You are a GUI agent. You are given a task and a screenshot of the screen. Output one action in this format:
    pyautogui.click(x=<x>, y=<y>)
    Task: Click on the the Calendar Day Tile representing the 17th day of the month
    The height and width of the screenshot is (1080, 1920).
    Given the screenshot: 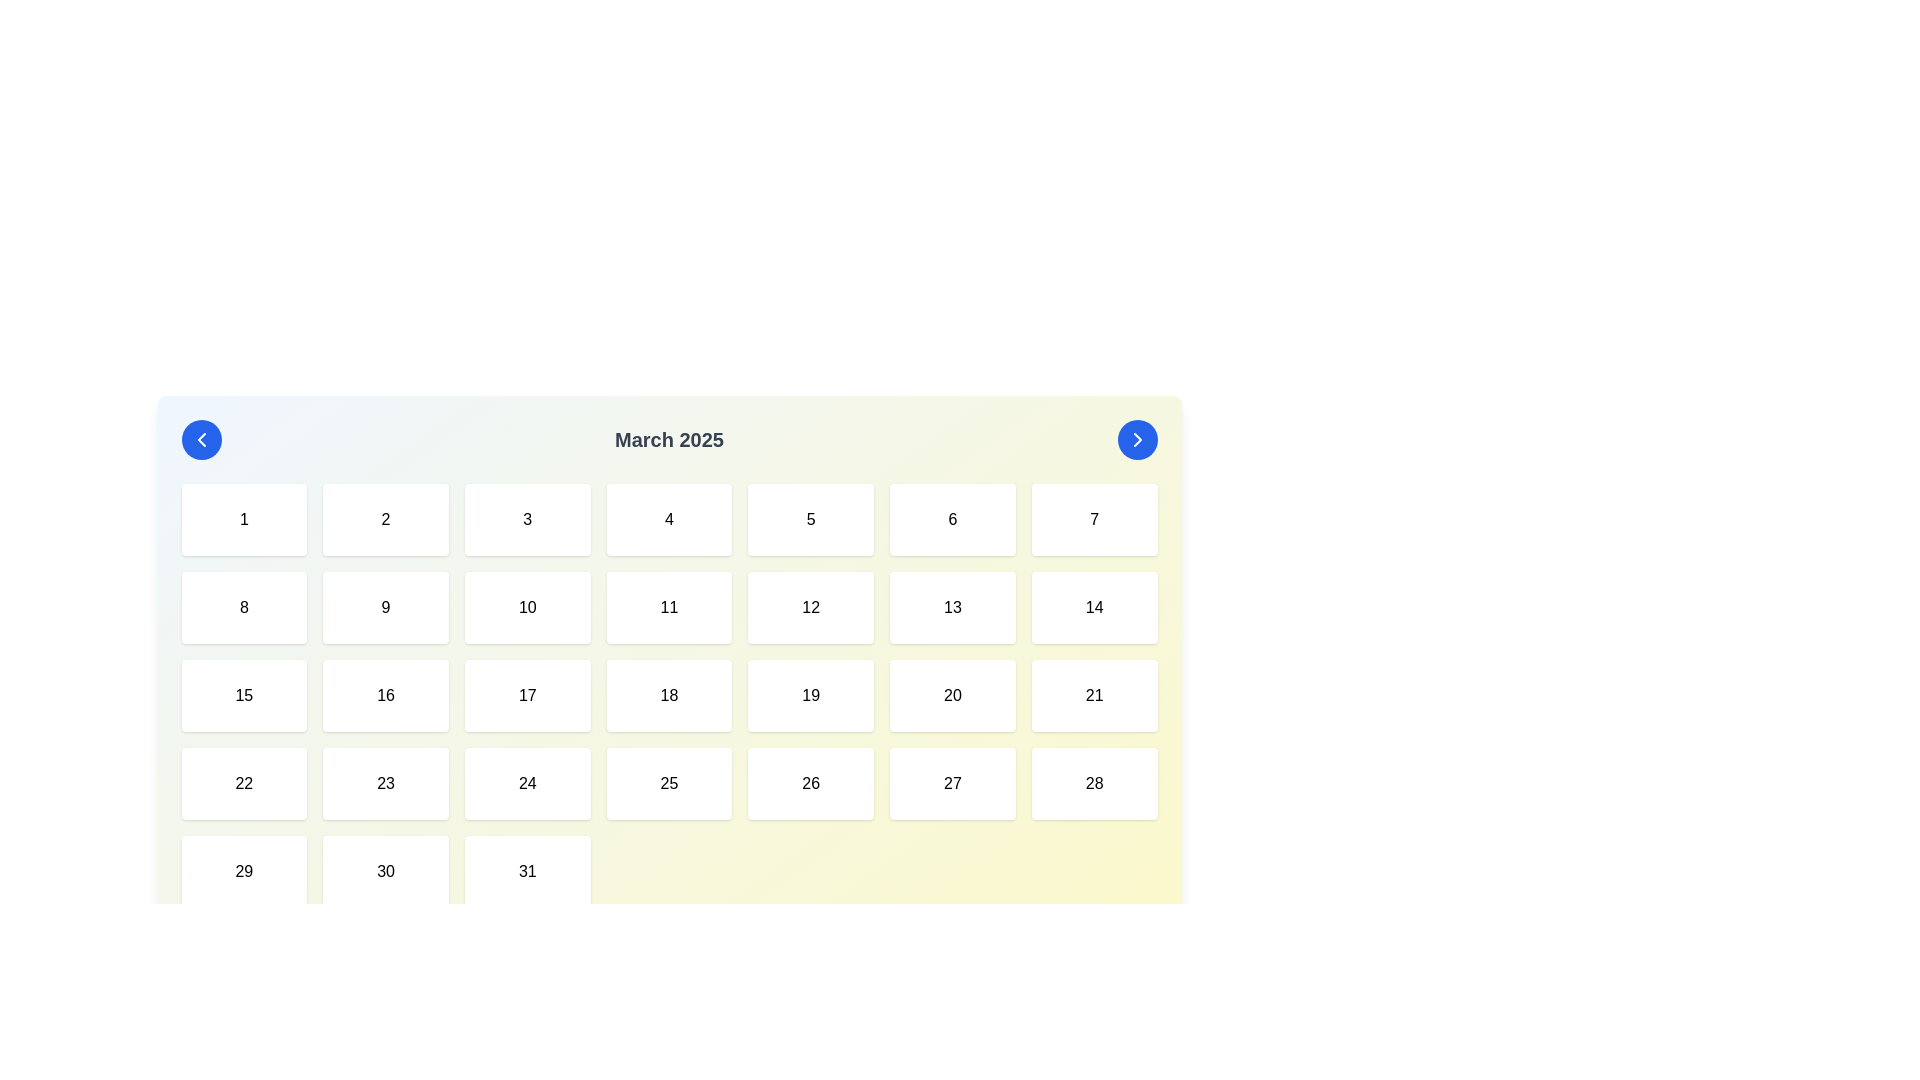 What is the action you would take?
    pyautogui.click(x=527, y=694)
    